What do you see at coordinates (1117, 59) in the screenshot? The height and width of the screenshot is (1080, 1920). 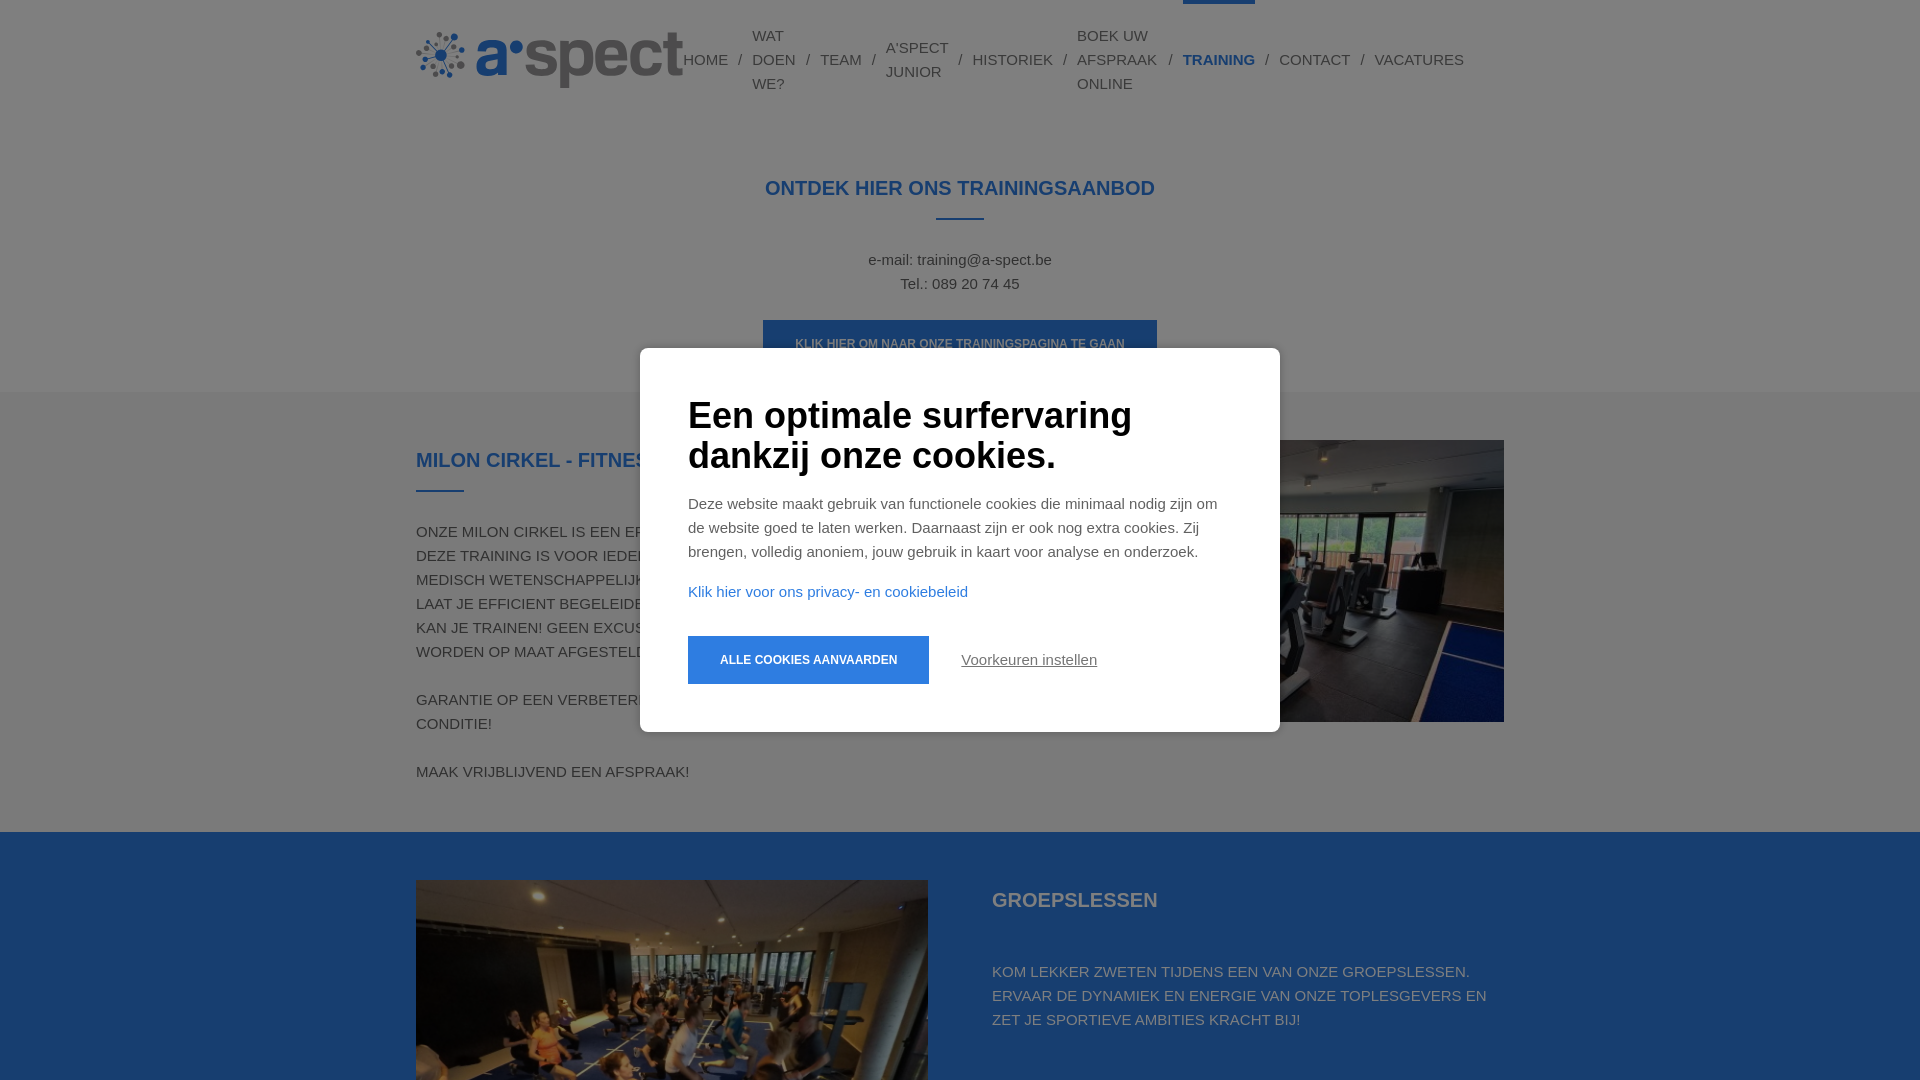 I see `'BOEK UW AFSPRAAK ONLINE'` at bounding box center [1117, 59].